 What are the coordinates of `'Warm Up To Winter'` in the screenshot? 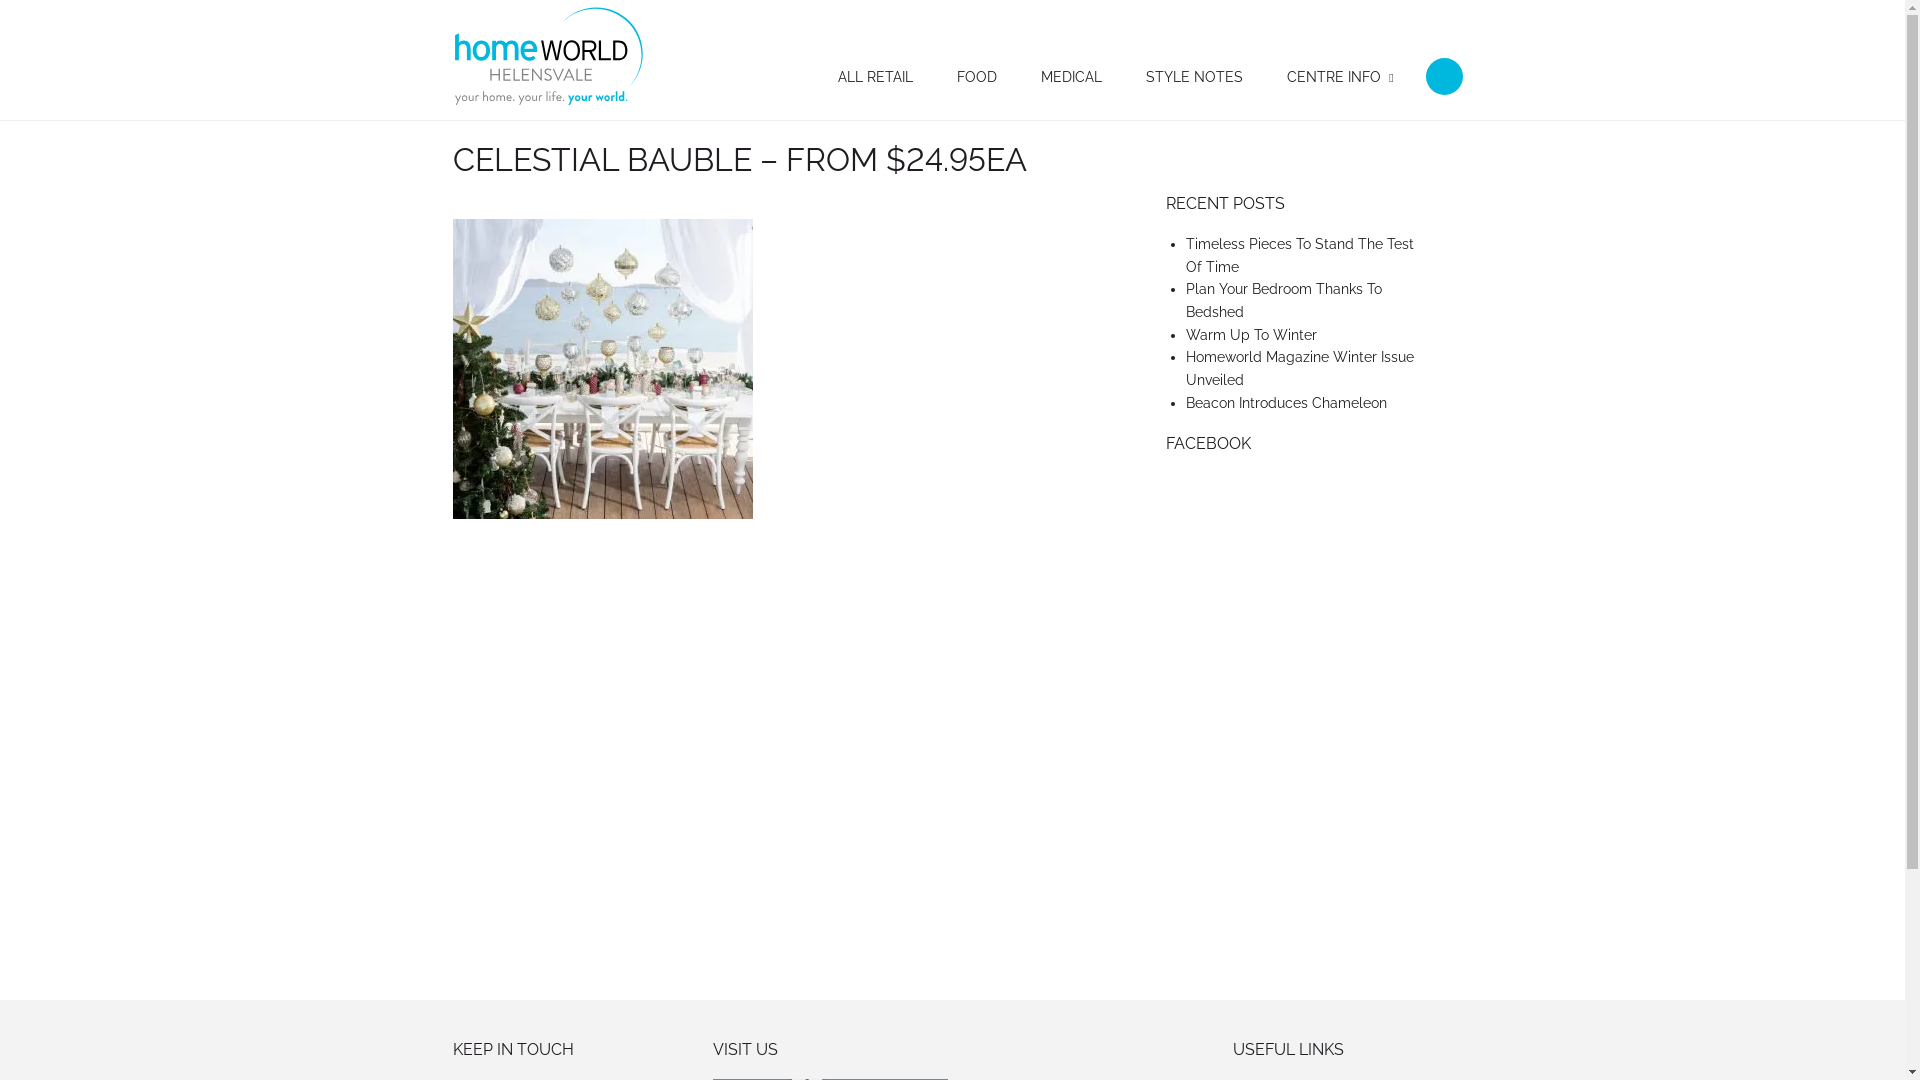 It's located at (1250, 334).